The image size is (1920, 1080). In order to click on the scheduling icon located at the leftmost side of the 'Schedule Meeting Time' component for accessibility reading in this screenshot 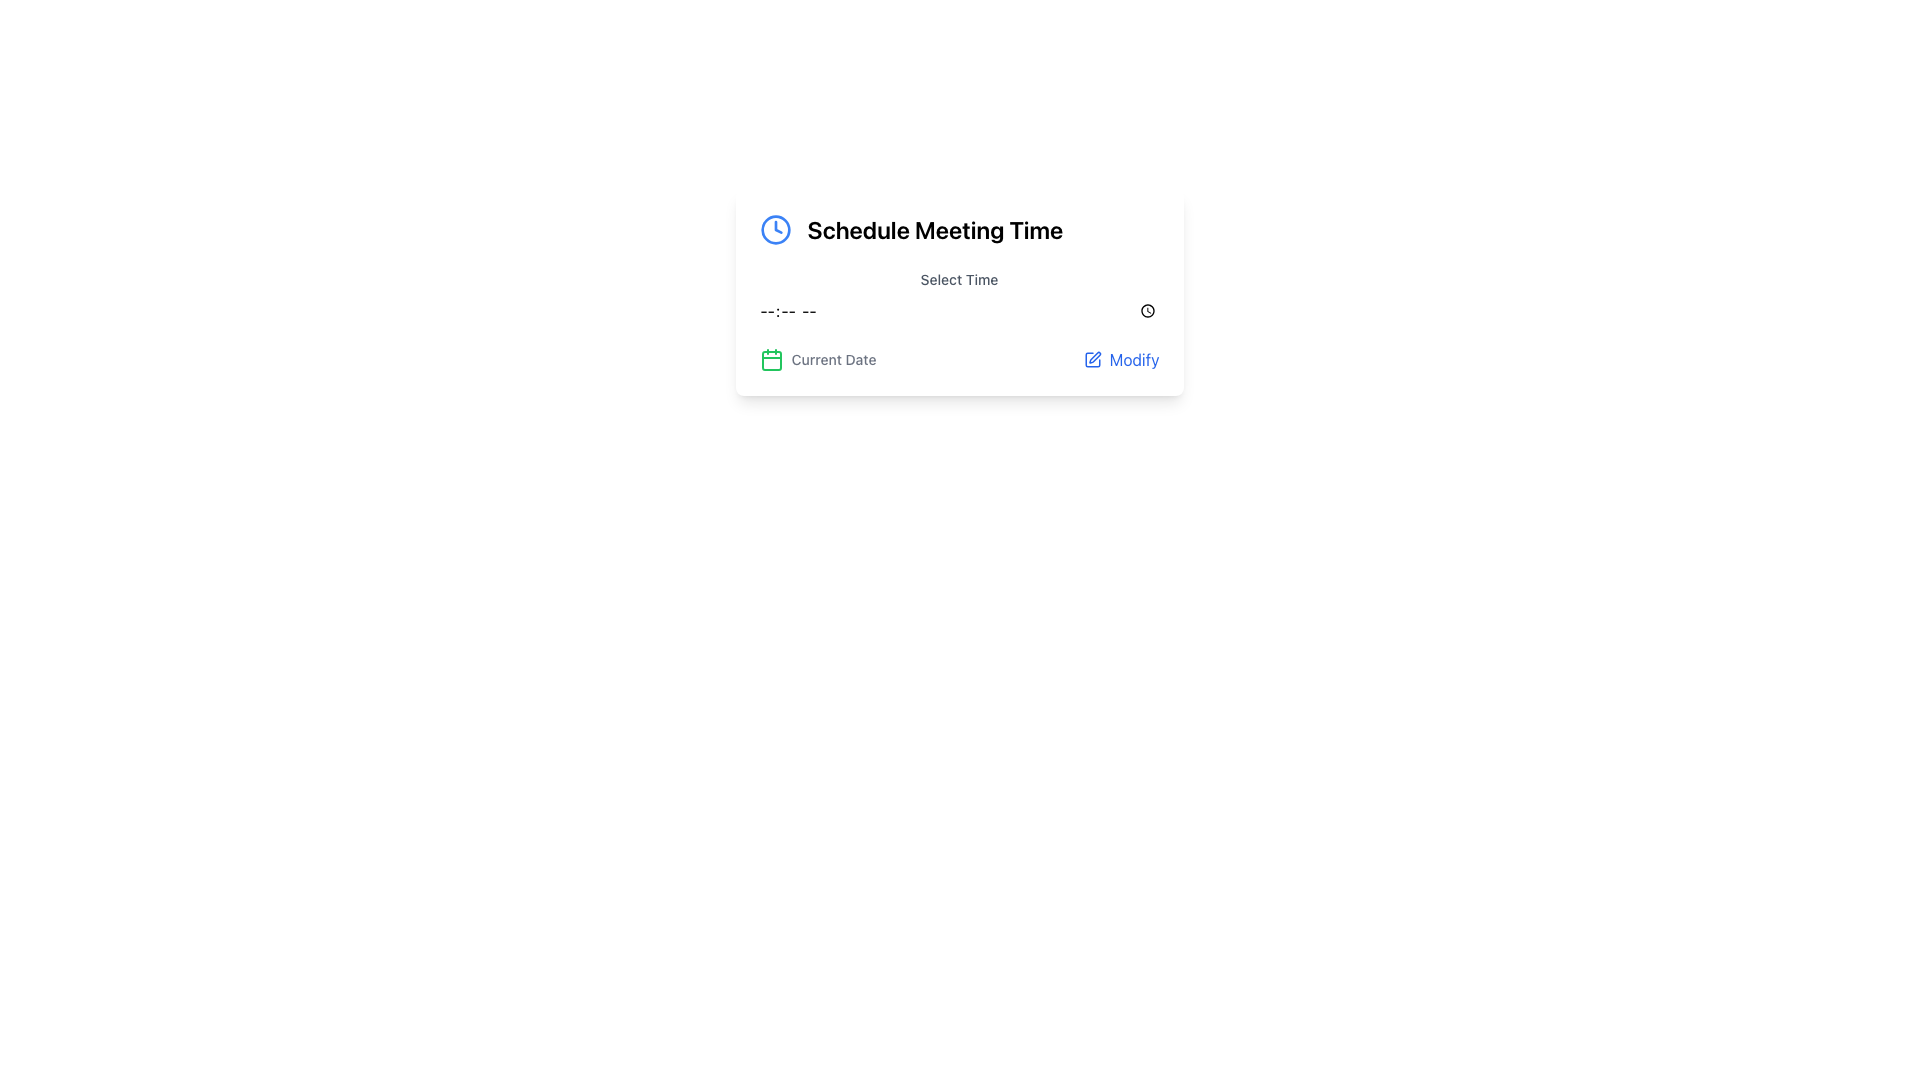, I will do `click(774, 229)`.